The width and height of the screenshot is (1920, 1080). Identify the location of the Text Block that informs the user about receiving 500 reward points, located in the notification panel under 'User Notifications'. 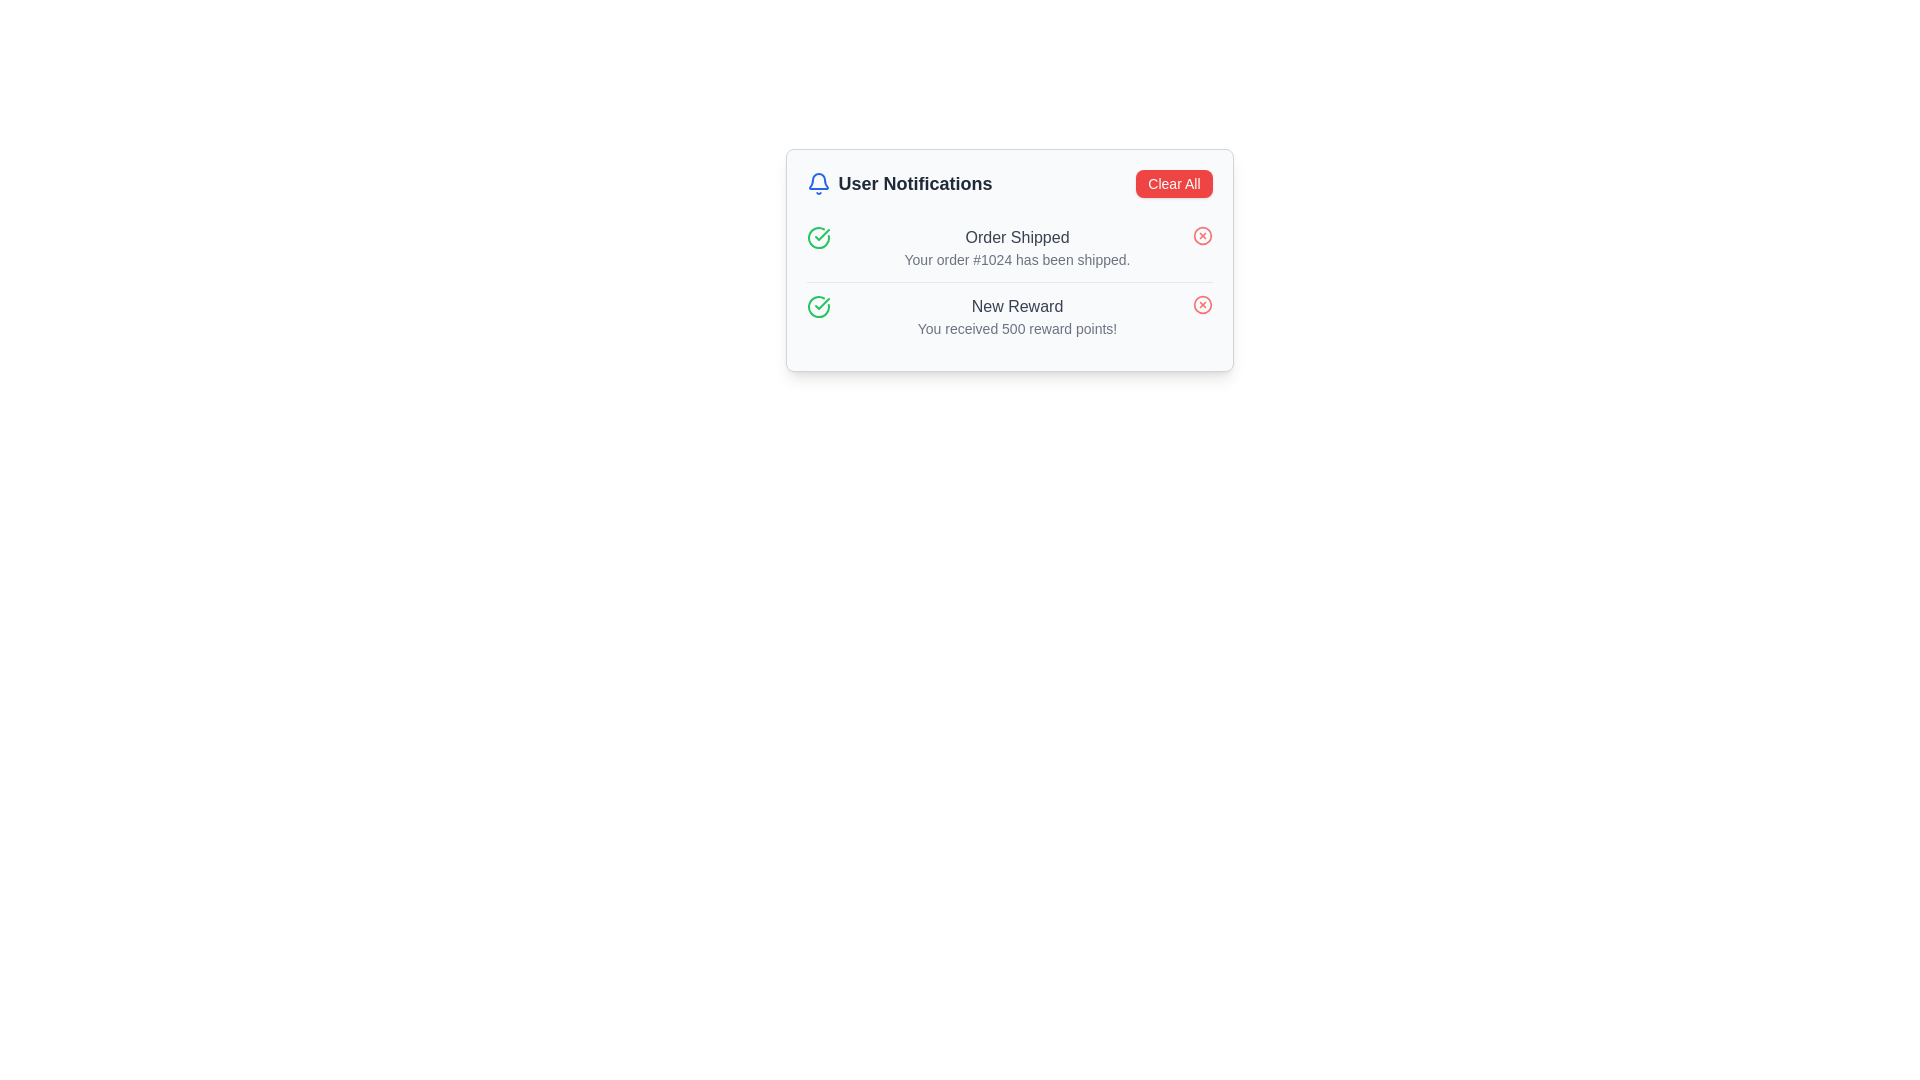
(1017, 315).